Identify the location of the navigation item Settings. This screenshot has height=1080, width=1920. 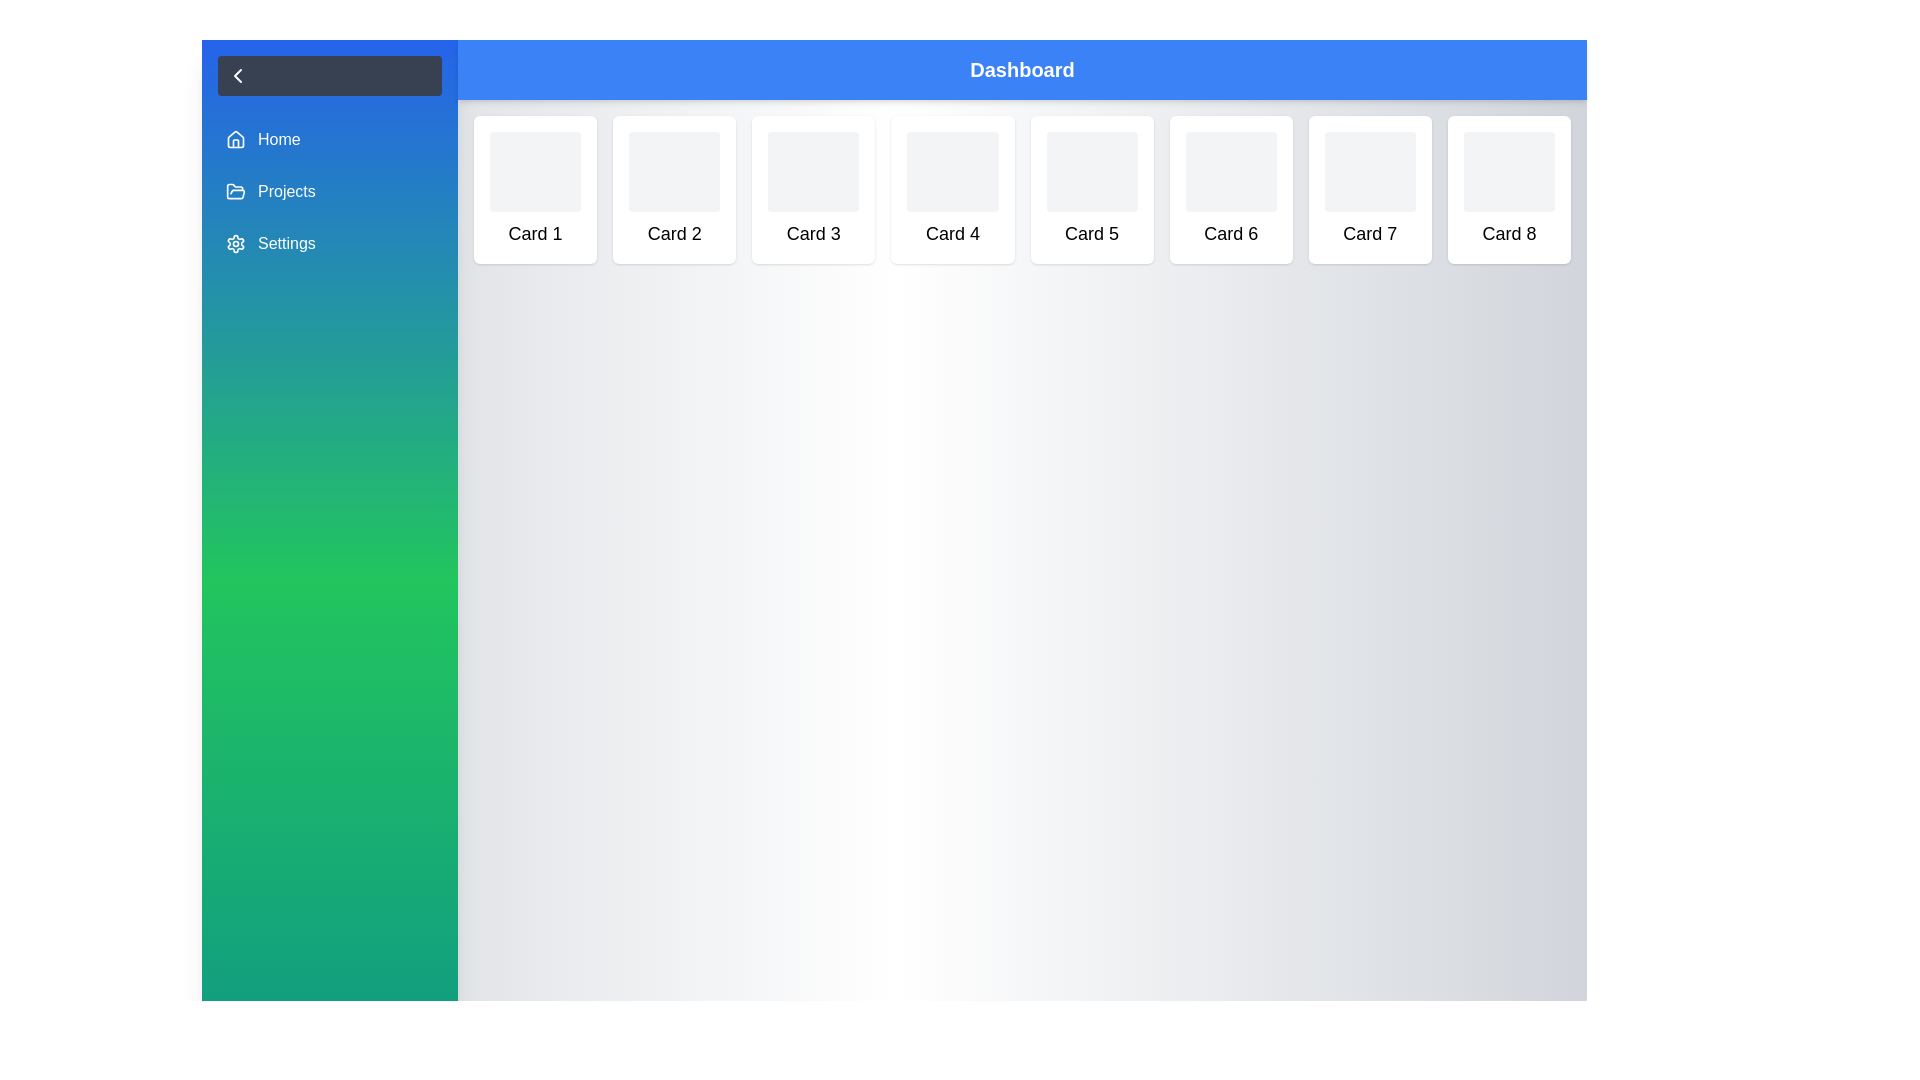
(330, 242).